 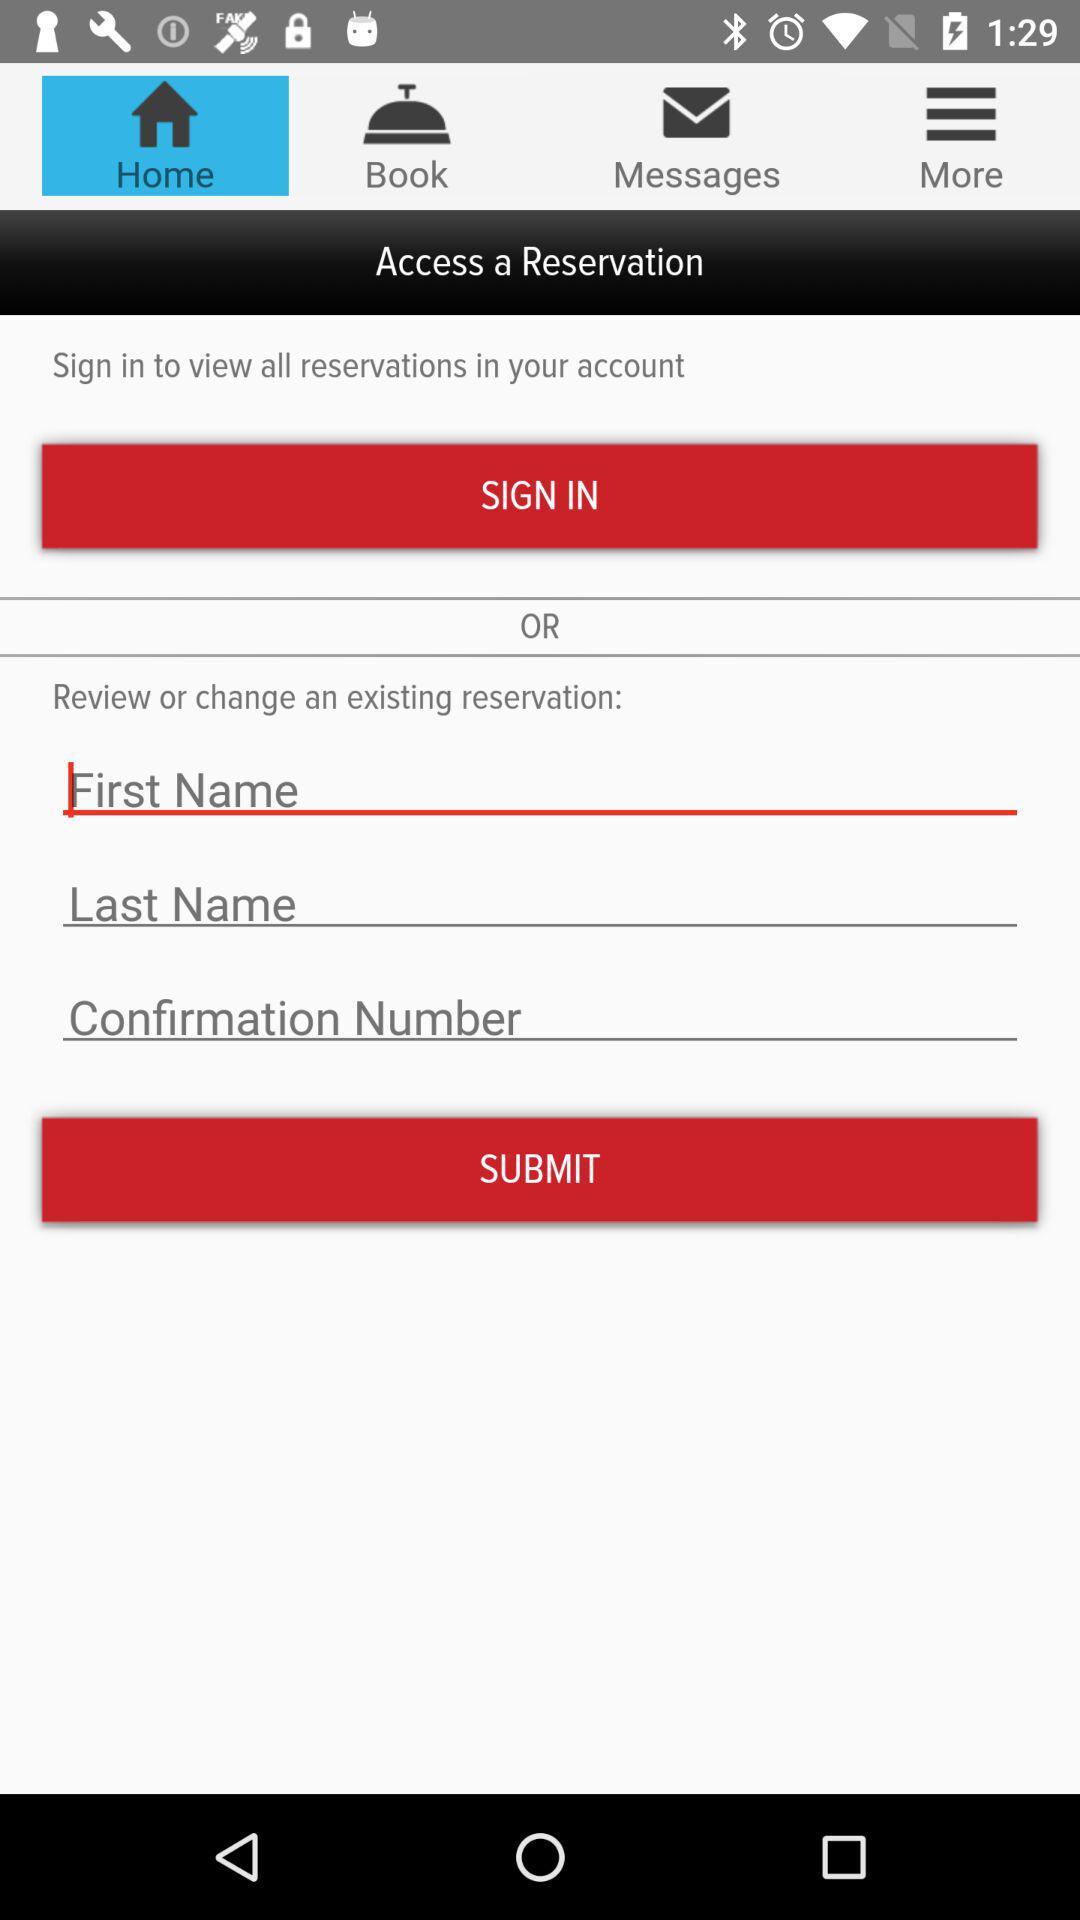 I want to click on more with its icon above, so click(x=960, y=134).